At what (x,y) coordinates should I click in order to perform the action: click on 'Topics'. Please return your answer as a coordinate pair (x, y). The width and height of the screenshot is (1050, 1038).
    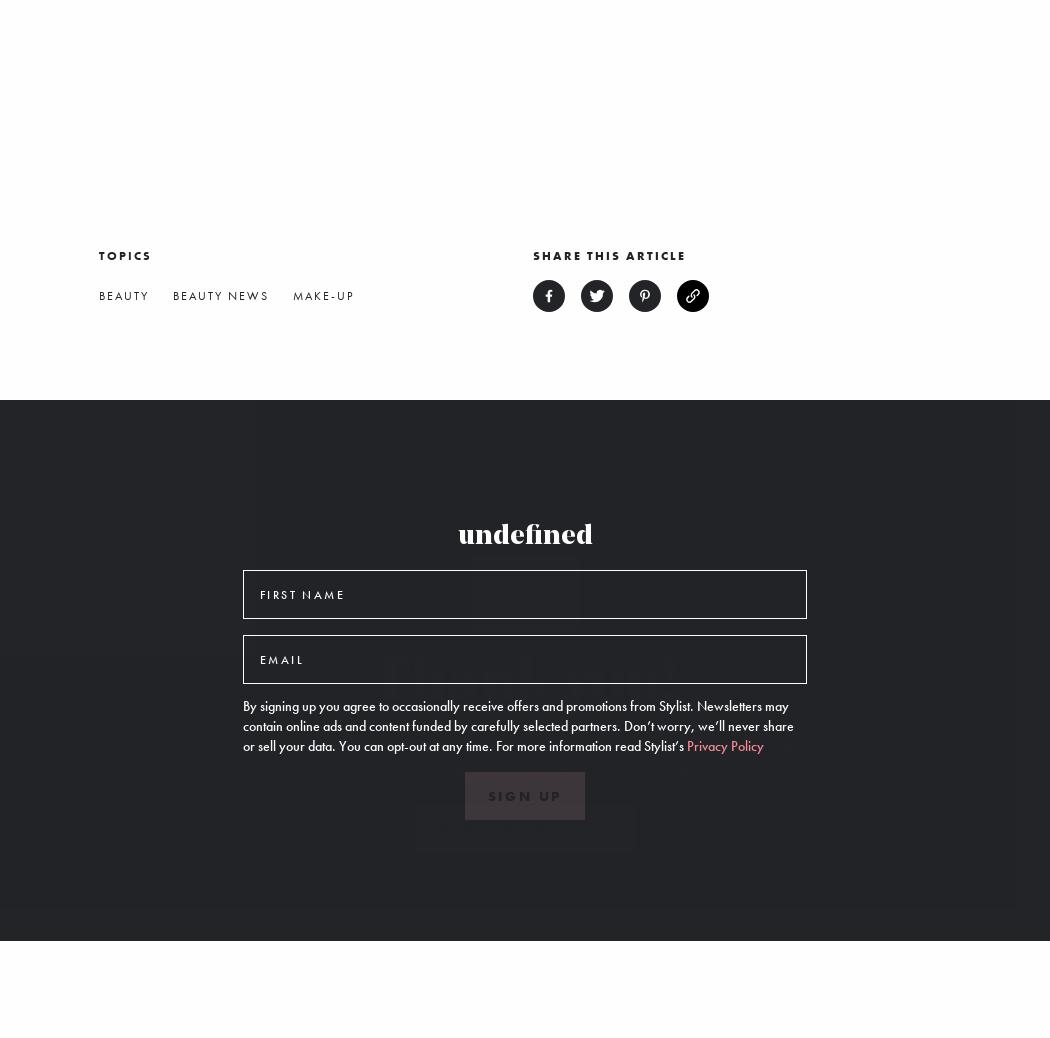
    Looking at the image, I should click on (124, 254).